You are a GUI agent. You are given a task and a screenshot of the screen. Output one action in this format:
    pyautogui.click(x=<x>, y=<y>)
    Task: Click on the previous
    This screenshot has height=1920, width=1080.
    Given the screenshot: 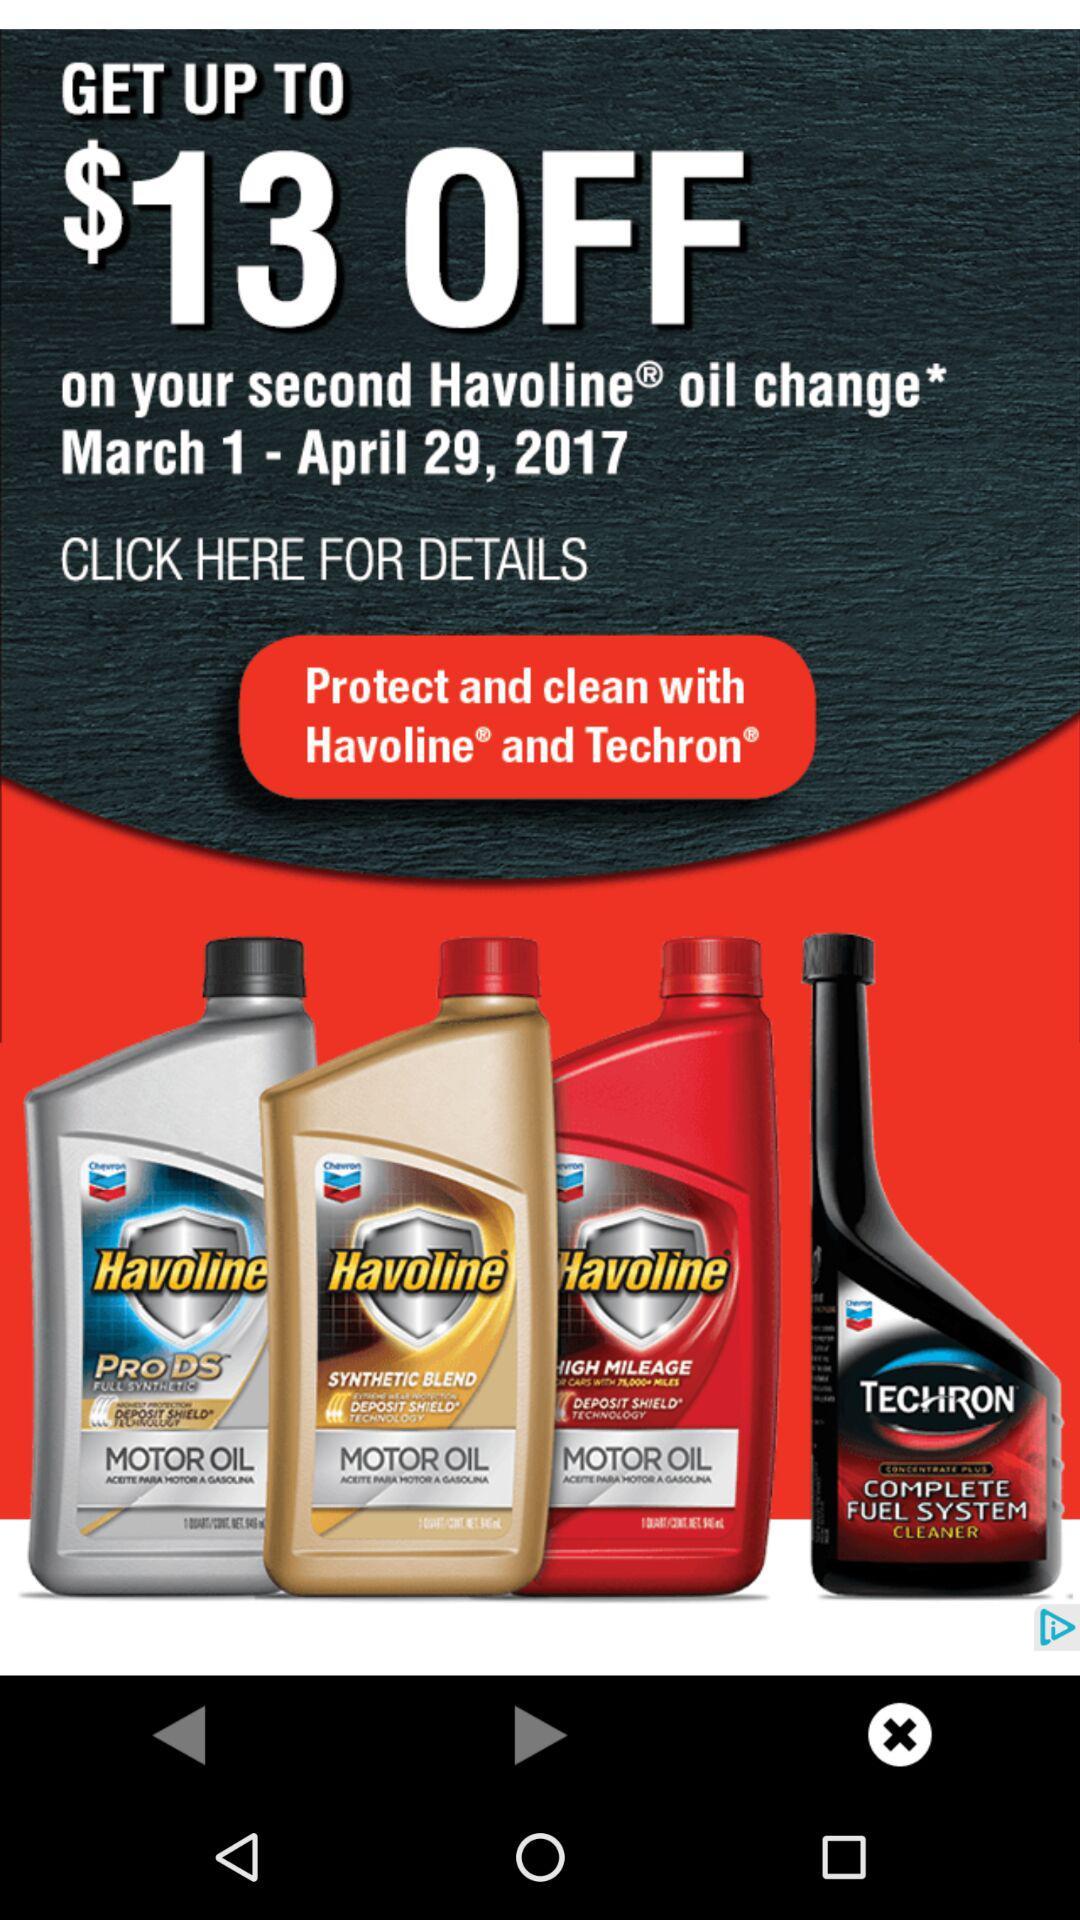 What is the action you would take?
    pyautogui.click(x=180, y=1733)
    